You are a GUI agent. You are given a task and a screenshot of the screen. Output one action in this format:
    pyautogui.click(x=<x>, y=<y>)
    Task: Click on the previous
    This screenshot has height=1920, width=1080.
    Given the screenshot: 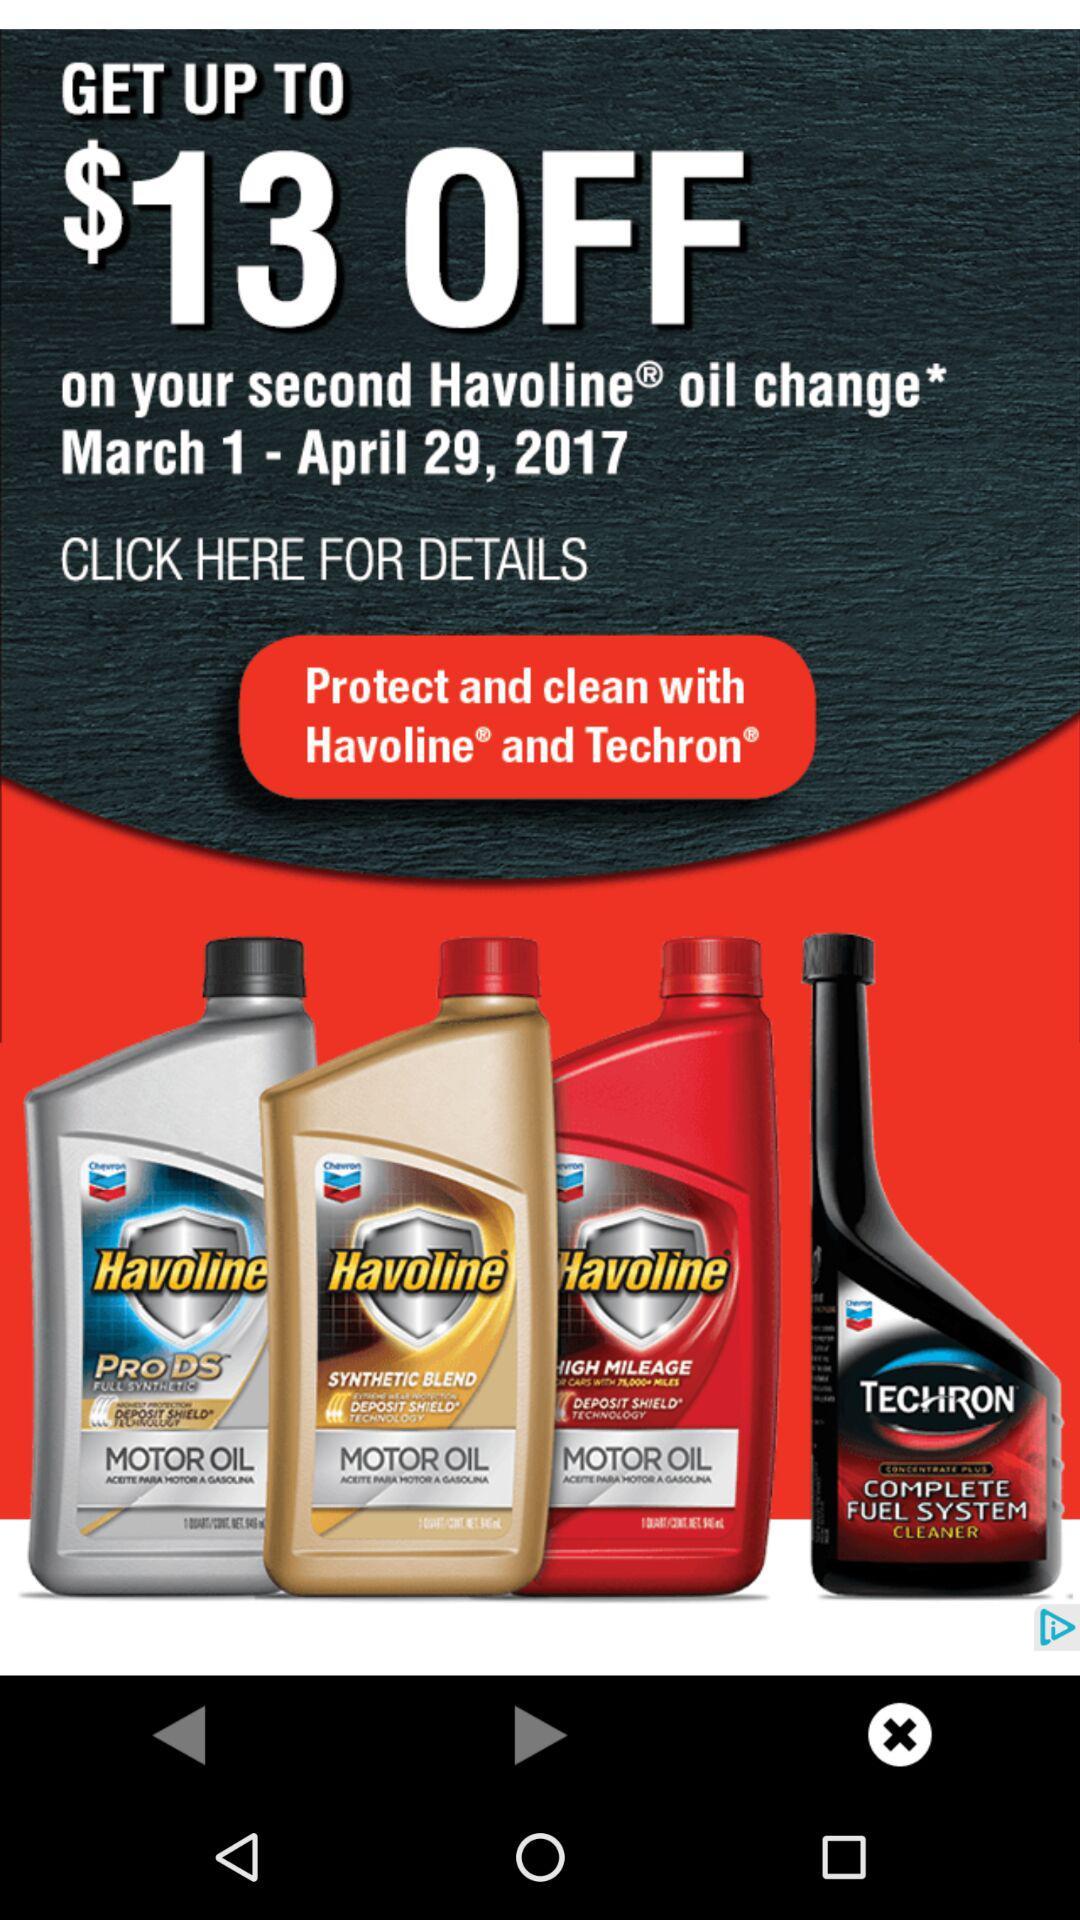 What is the action you would take?
    pyautogui.click(x=180, y=1733)
    